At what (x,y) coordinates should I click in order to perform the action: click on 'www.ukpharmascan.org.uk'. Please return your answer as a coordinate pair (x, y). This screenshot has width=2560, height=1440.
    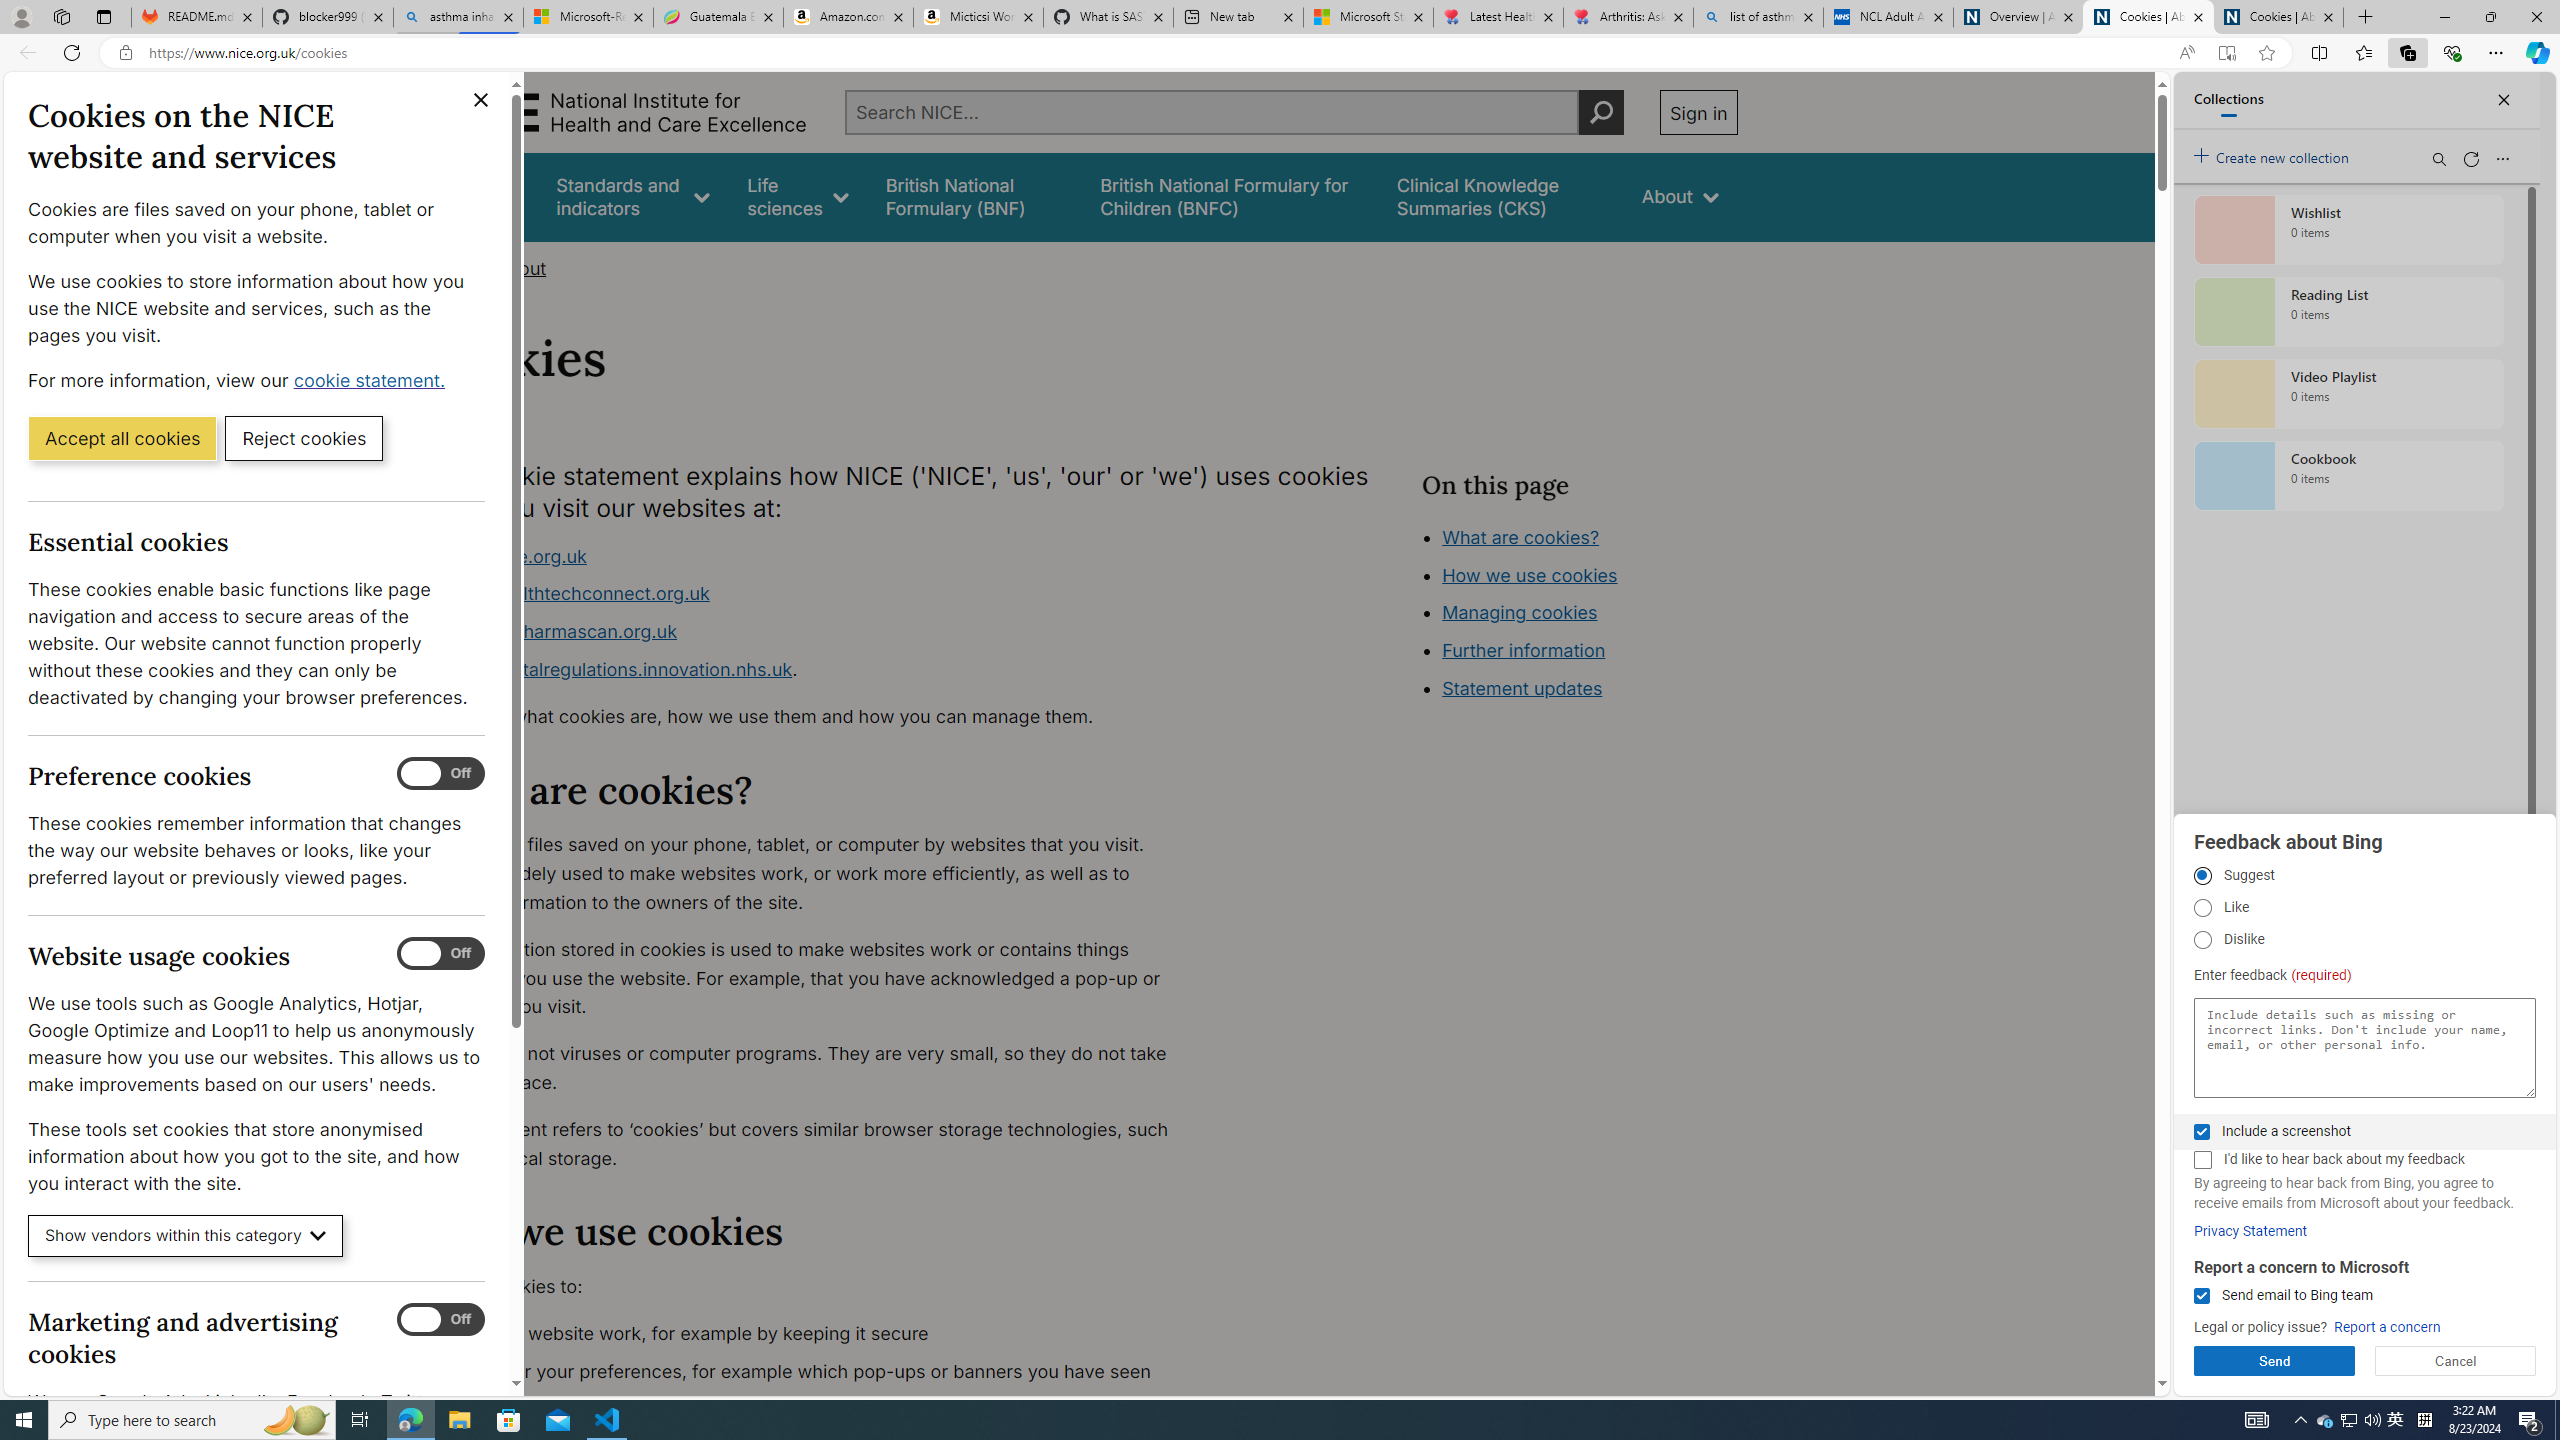
    Looking at the image, I should click on (559, 631).